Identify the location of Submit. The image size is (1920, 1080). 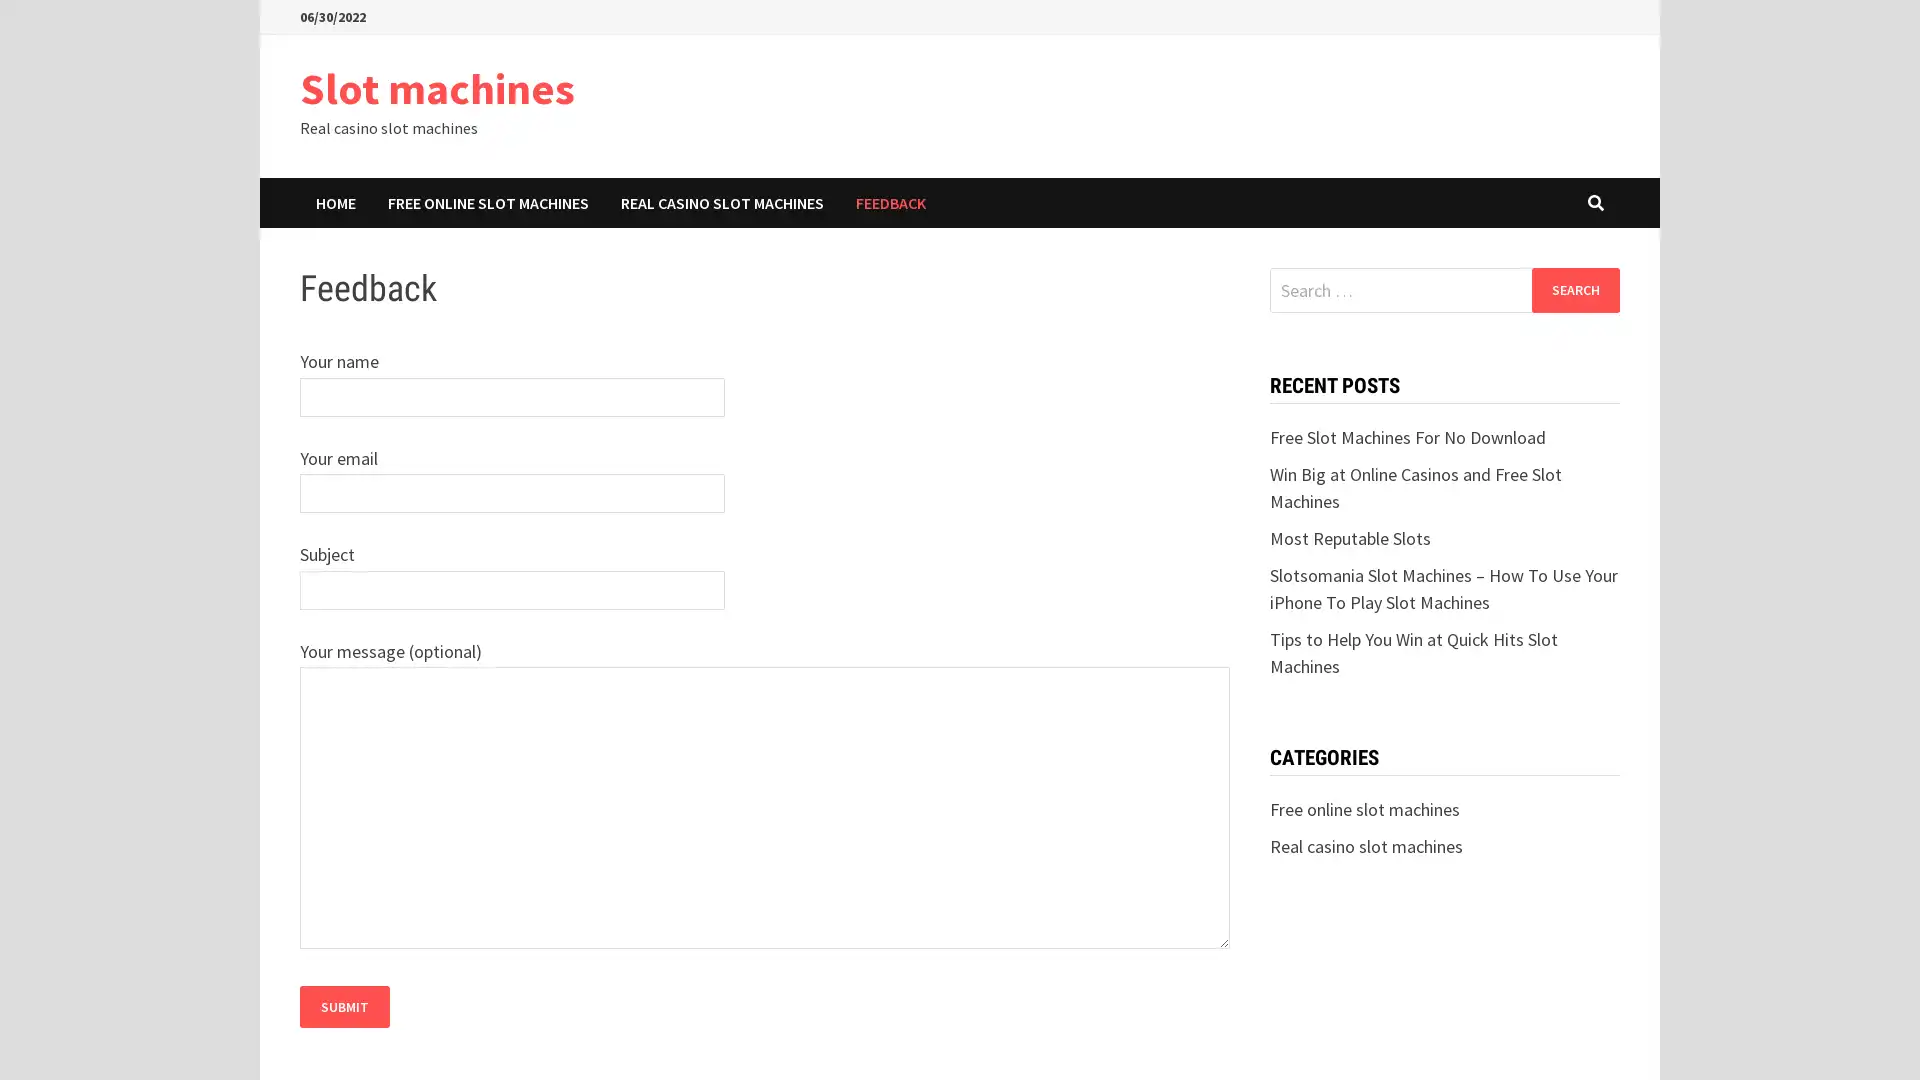
(345, 1006).